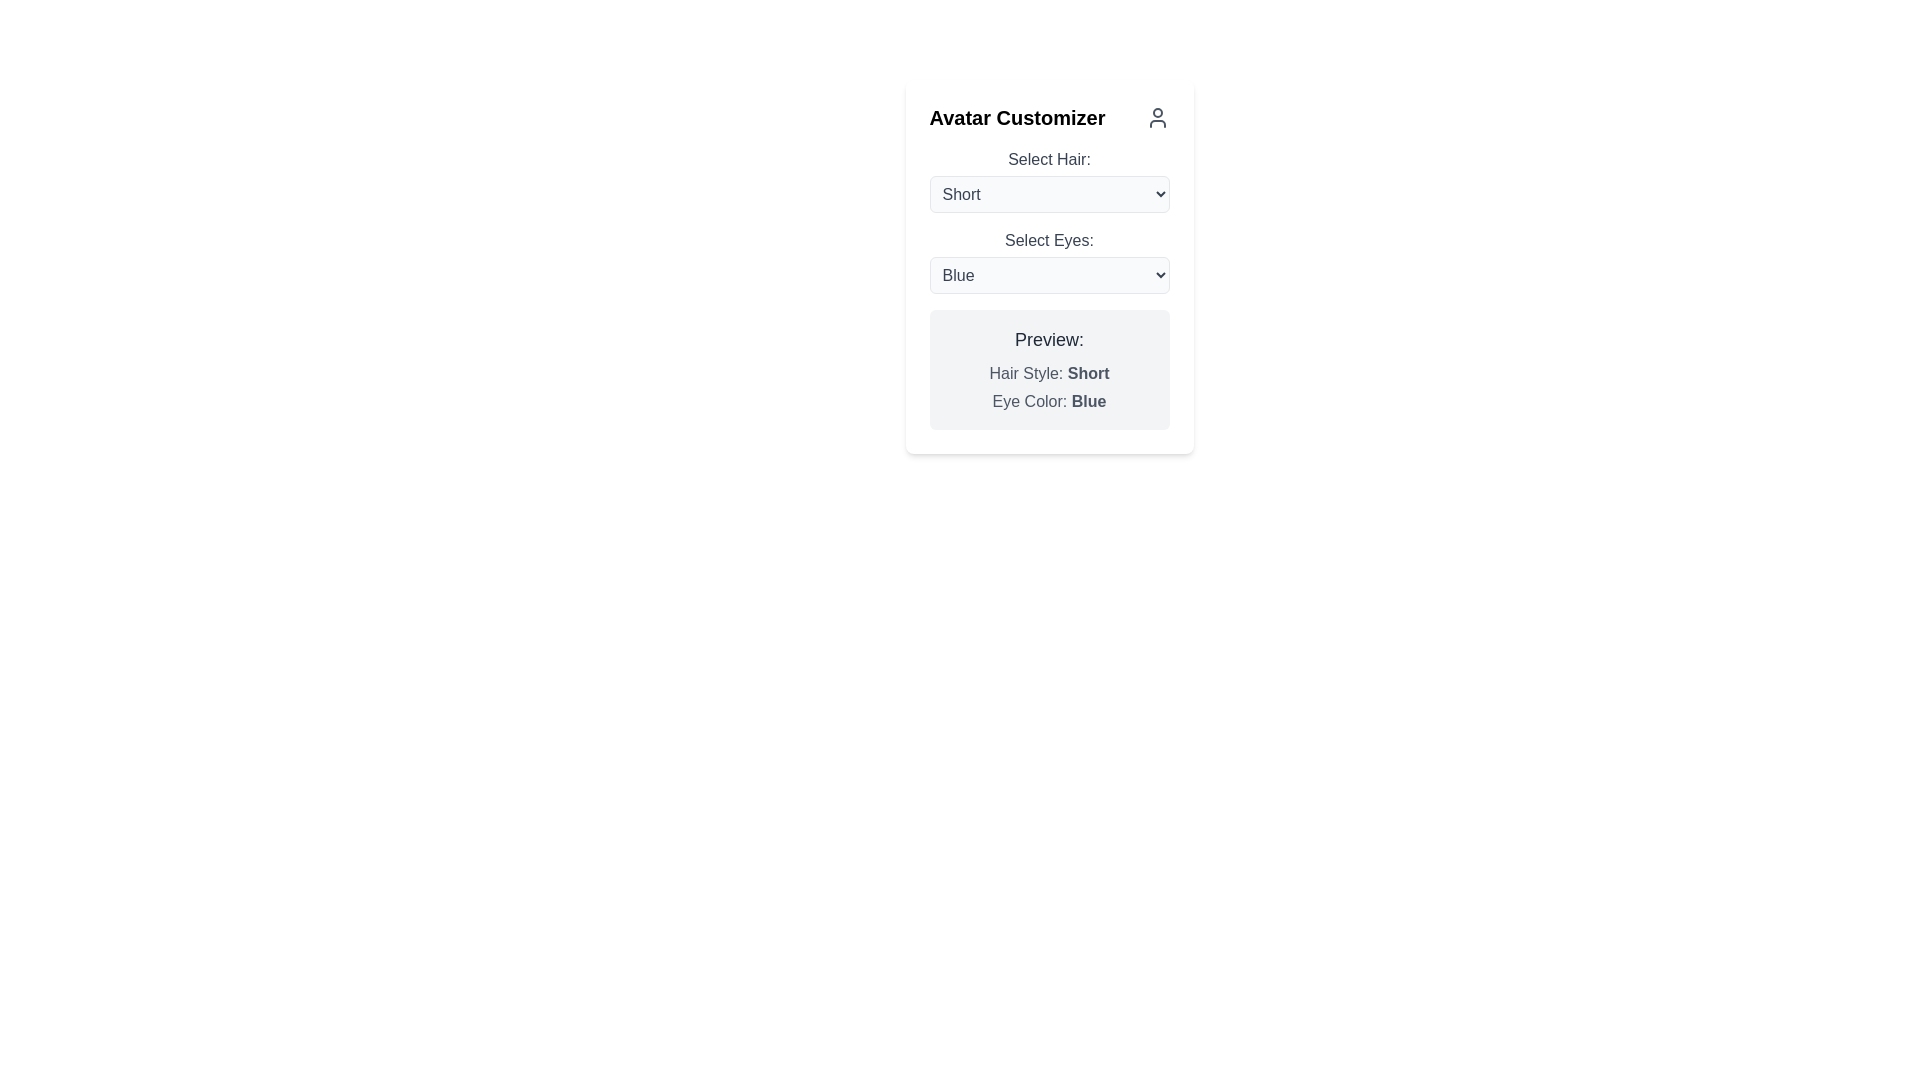 This screenshot has height=1080, width=1920. I want to click on the text element displaying 'Short' in bold font, which is part of the line 'Hair Style: Short' located within the 'Preview:' section, so click(1087, 373).